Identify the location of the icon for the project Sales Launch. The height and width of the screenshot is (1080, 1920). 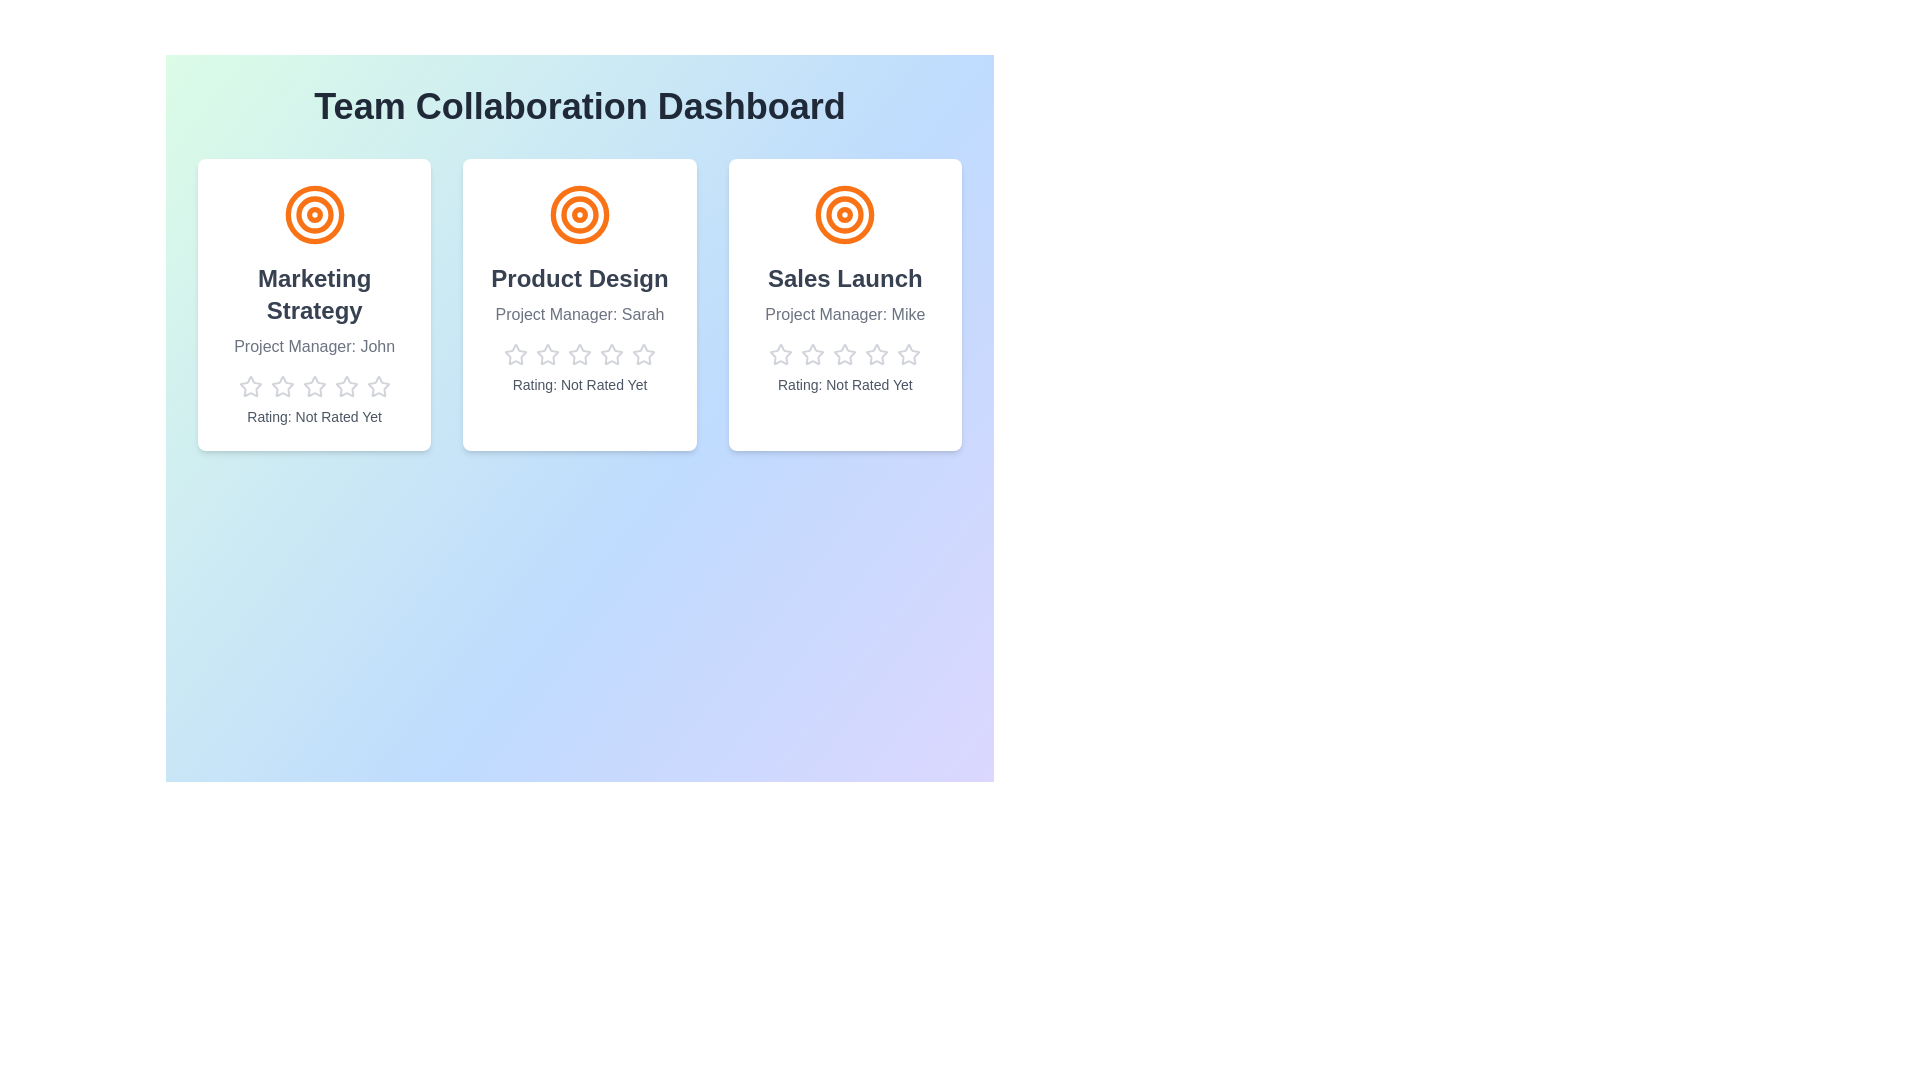
(844, 215).